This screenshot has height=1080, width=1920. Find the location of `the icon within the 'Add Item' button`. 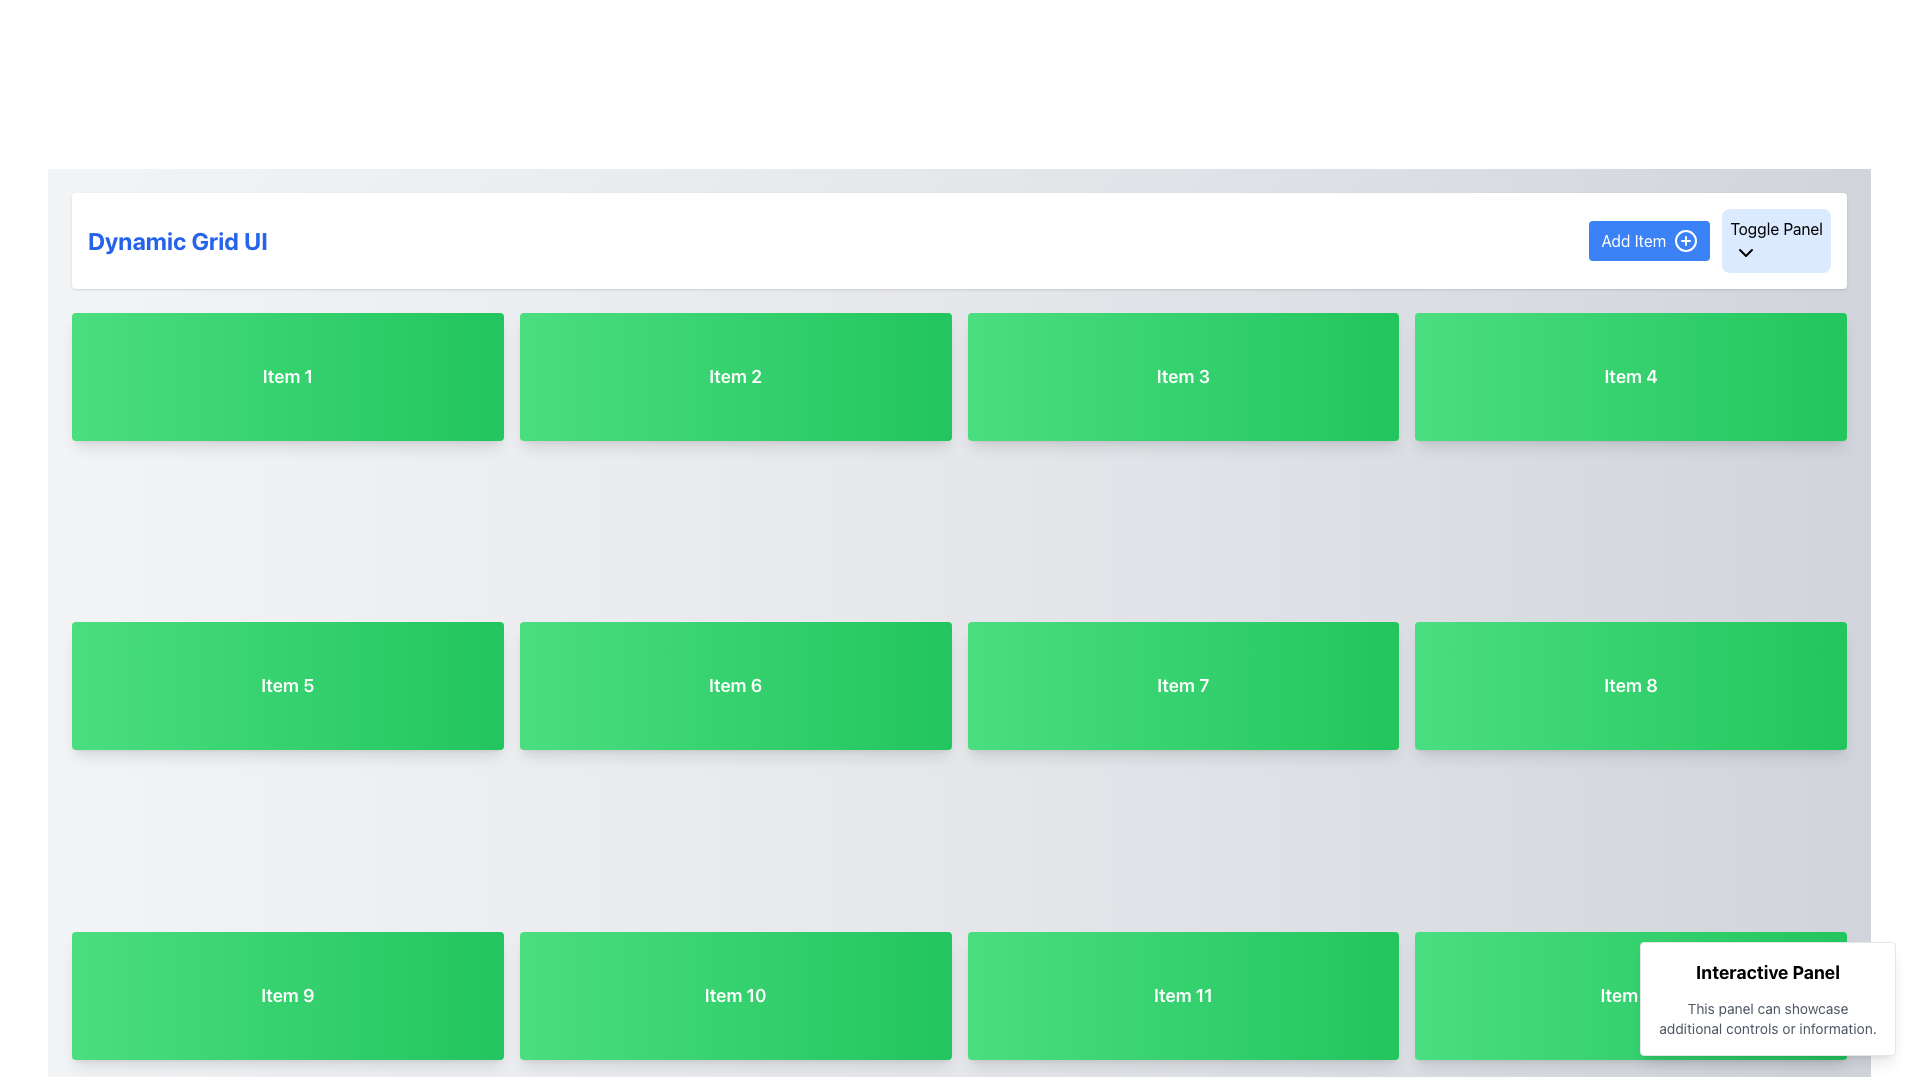

the icon within the 'Add Item' button is located at coordinates (1685, 239).